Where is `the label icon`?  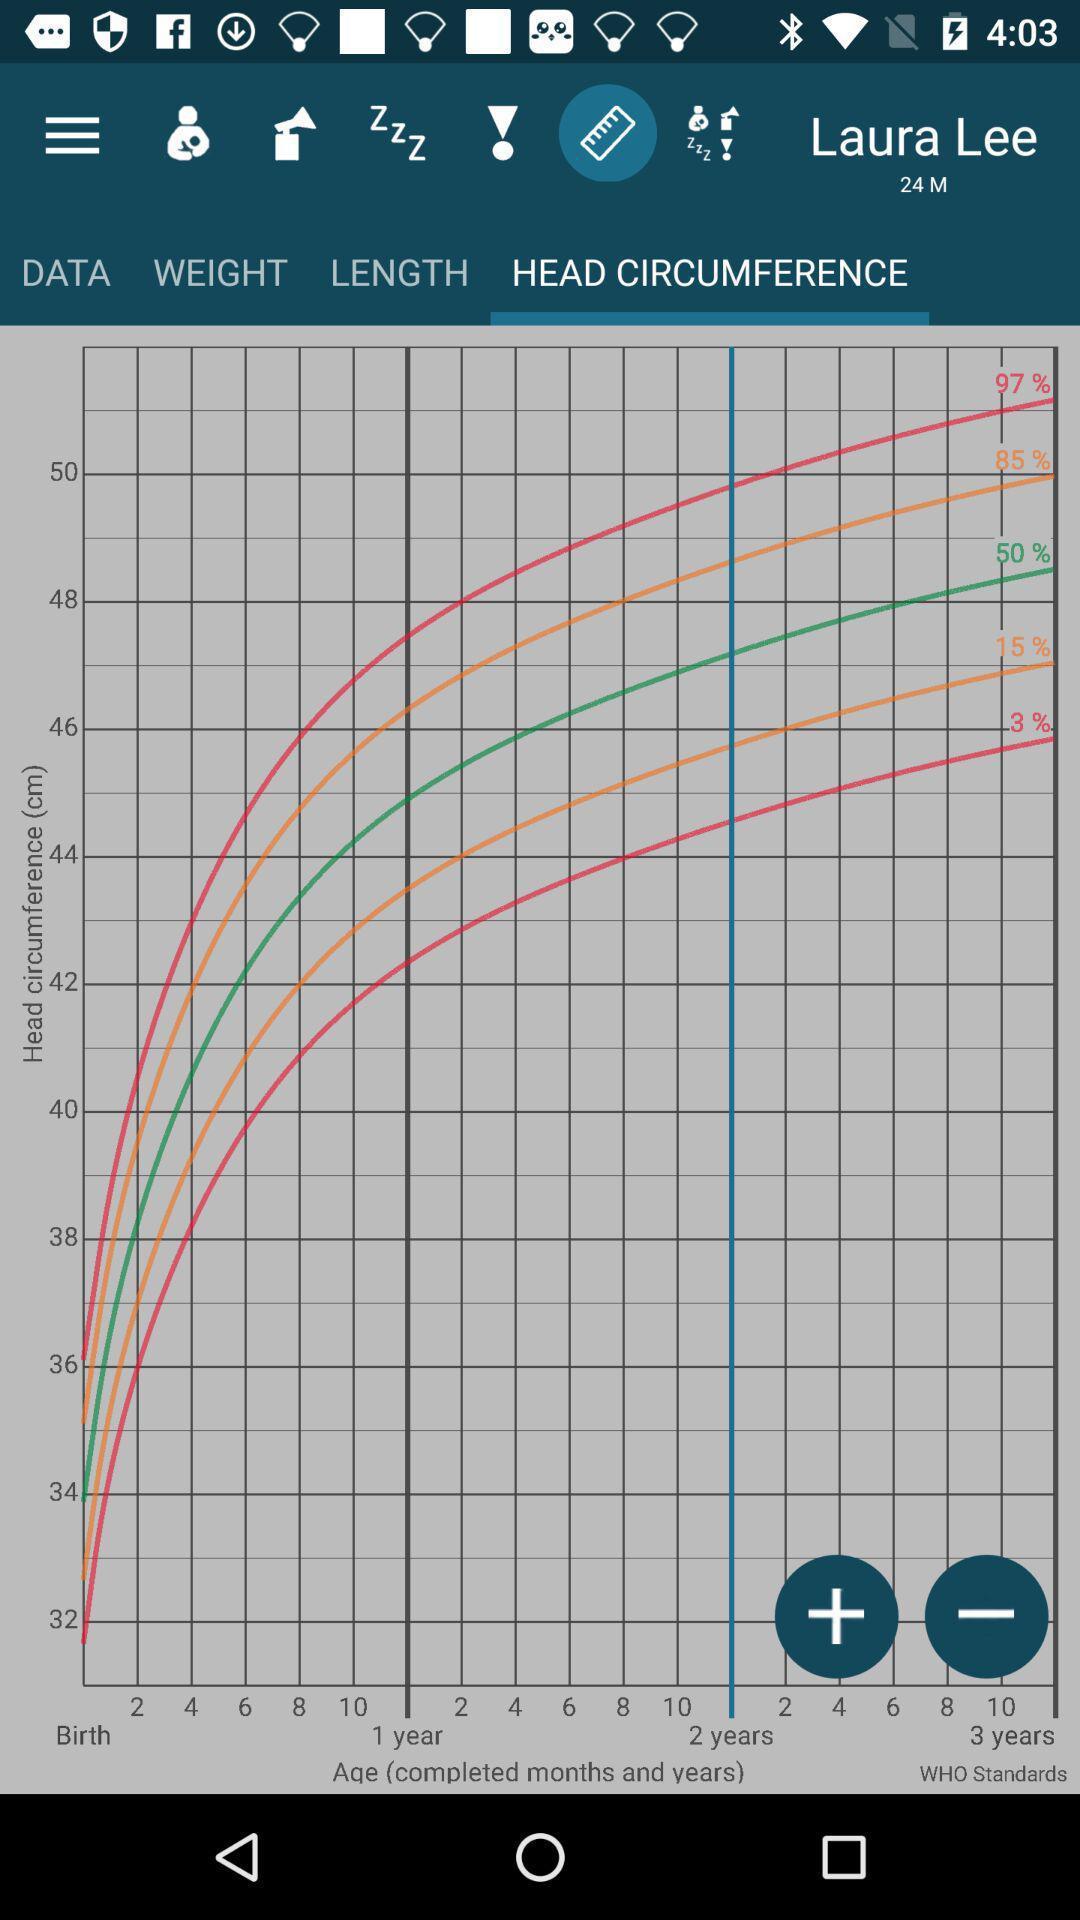 the label icon is located at coordinates (606, 131).